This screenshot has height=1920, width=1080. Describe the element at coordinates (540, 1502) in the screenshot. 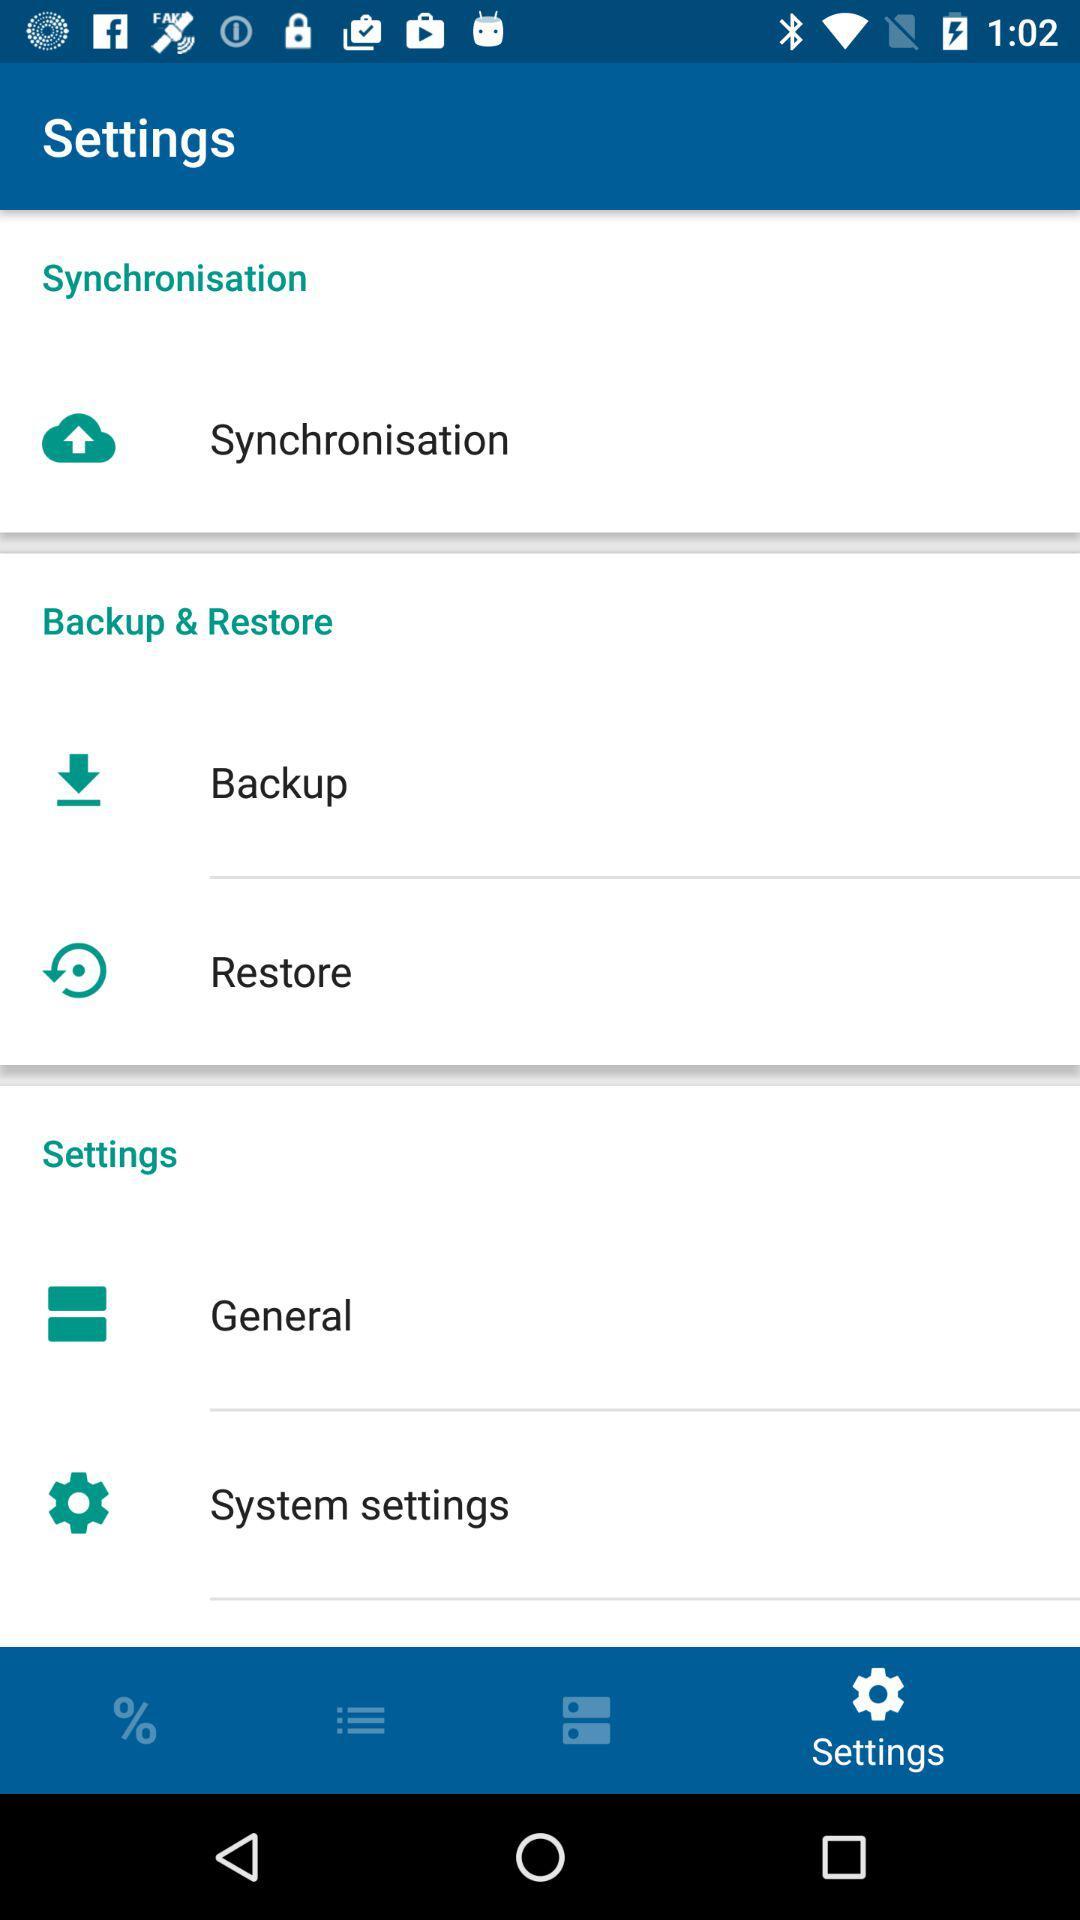

I see `the system settings icon` at that location.